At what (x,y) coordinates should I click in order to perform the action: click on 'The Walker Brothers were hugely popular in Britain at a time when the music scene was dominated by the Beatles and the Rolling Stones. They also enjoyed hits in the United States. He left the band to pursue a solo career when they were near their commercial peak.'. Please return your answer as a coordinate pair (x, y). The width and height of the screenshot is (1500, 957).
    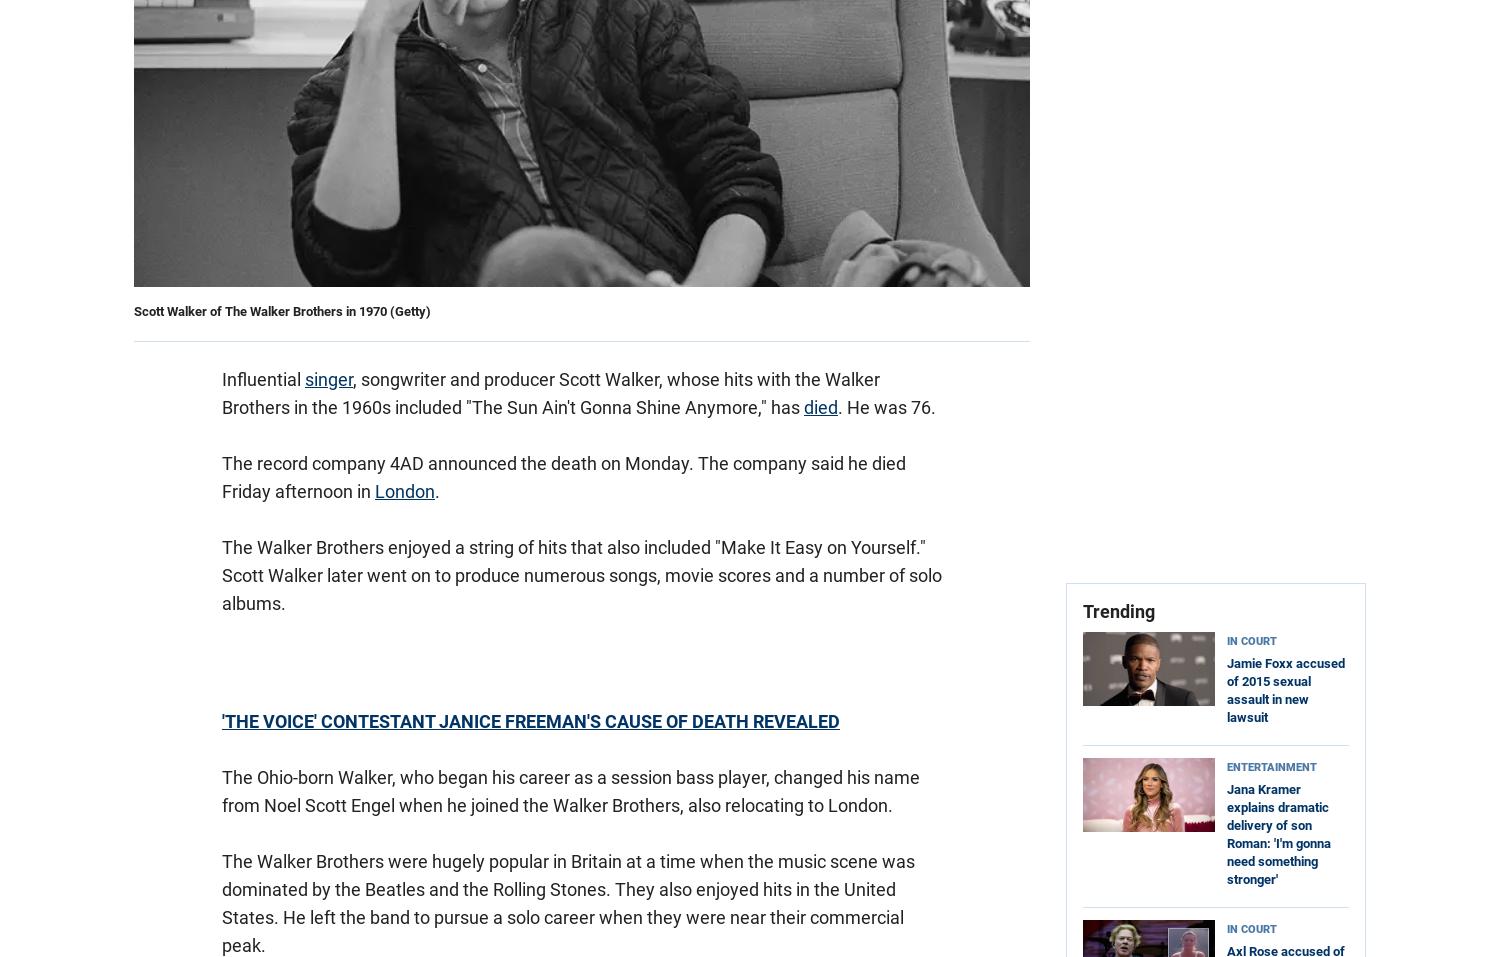
    Looking at the image, I should click on (567, 903).